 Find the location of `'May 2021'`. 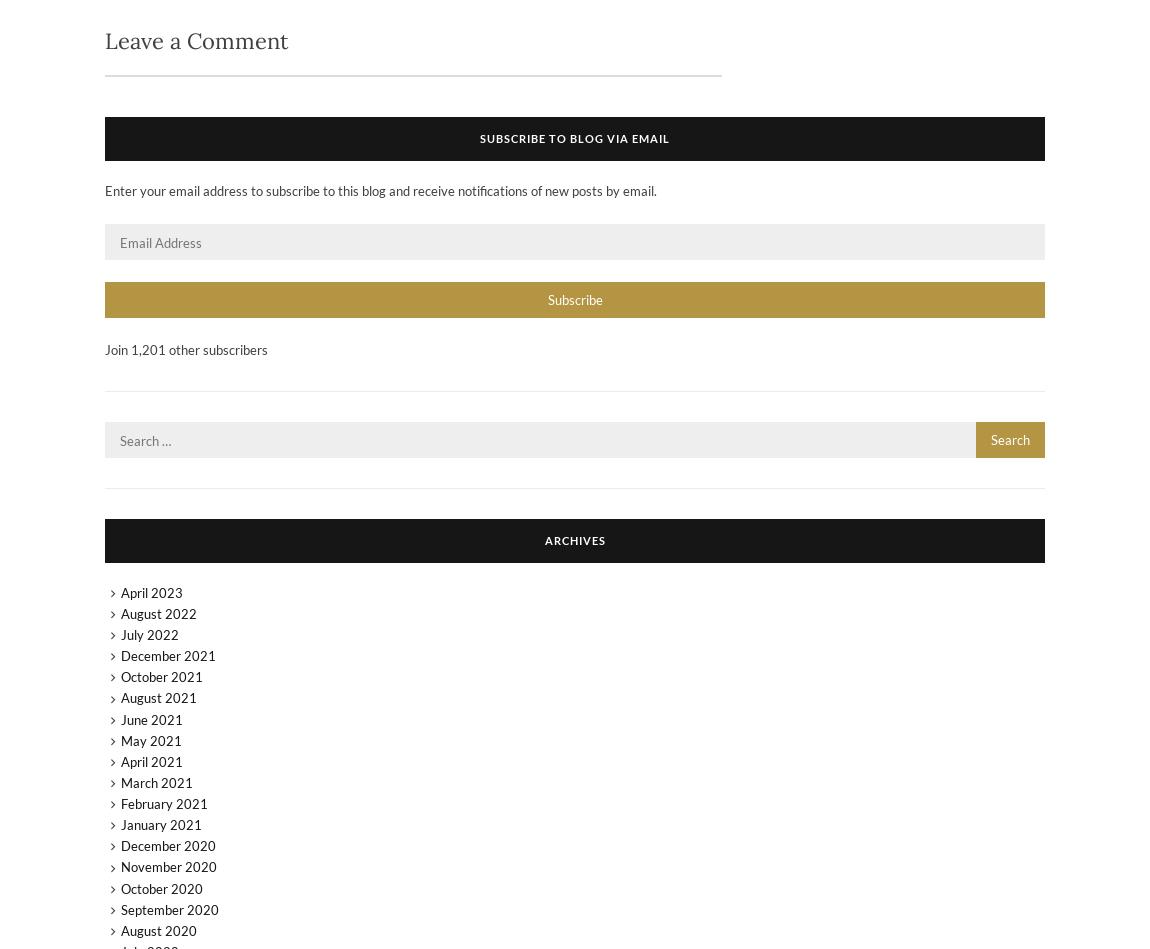

'May 2021' is located at coordinates (149, 740).